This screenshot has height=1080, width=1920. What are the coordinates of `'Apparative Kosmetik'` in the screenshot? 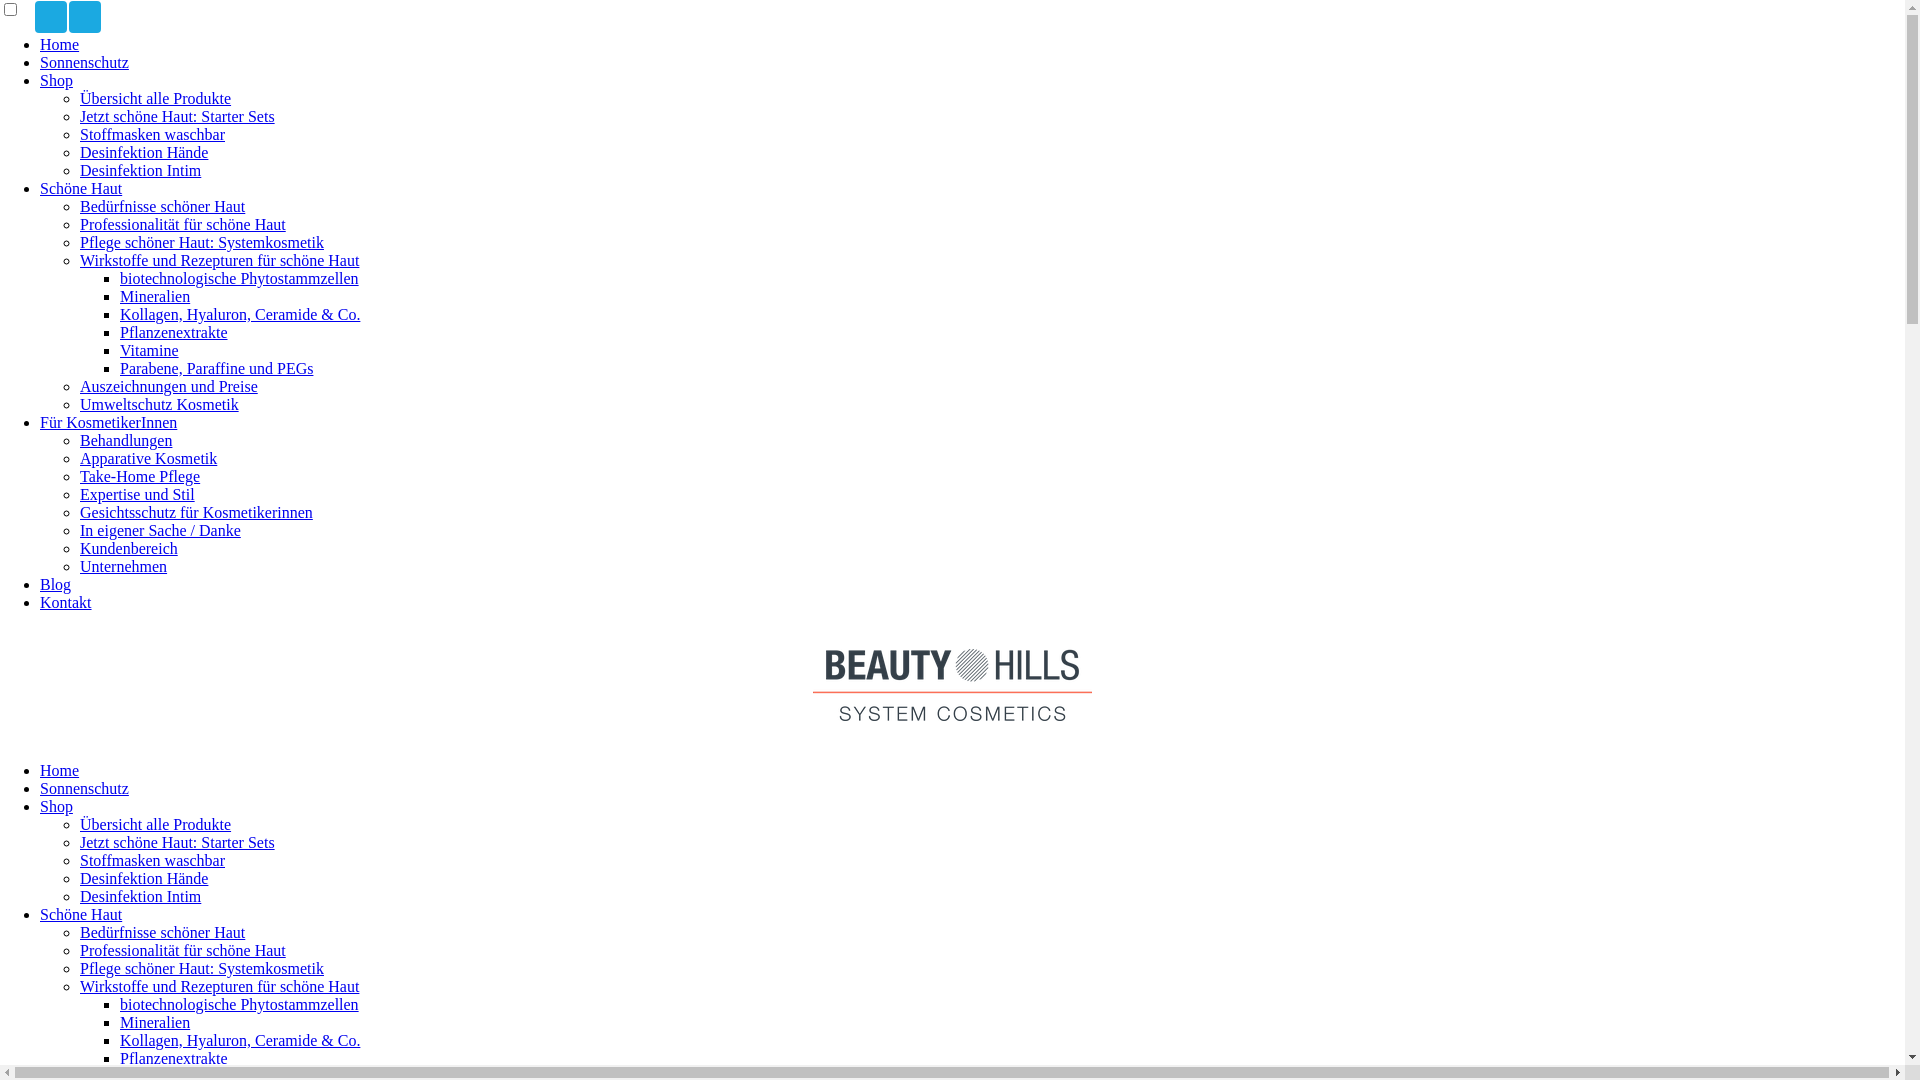 It's located at (147, 458).